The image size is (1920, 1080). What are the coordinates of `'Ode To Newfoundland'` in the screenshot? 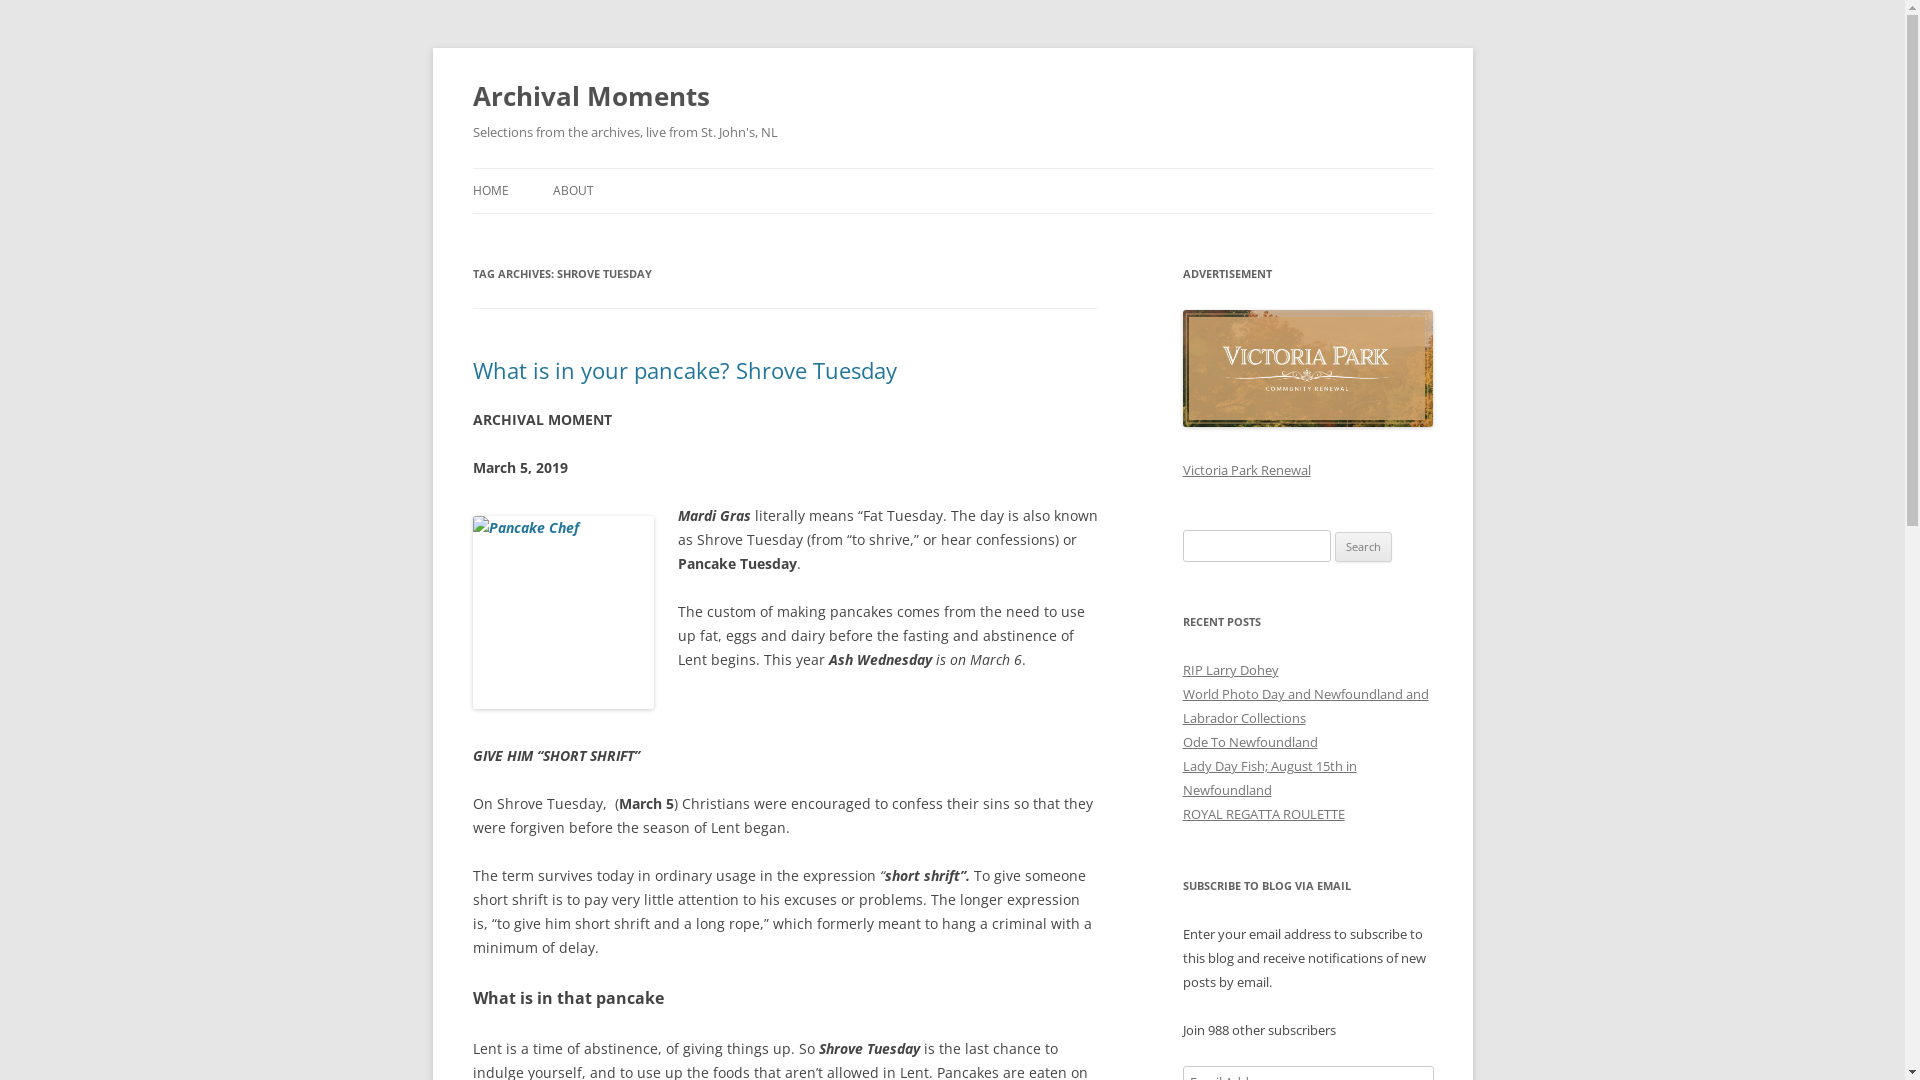 It's located at (1248, 741).